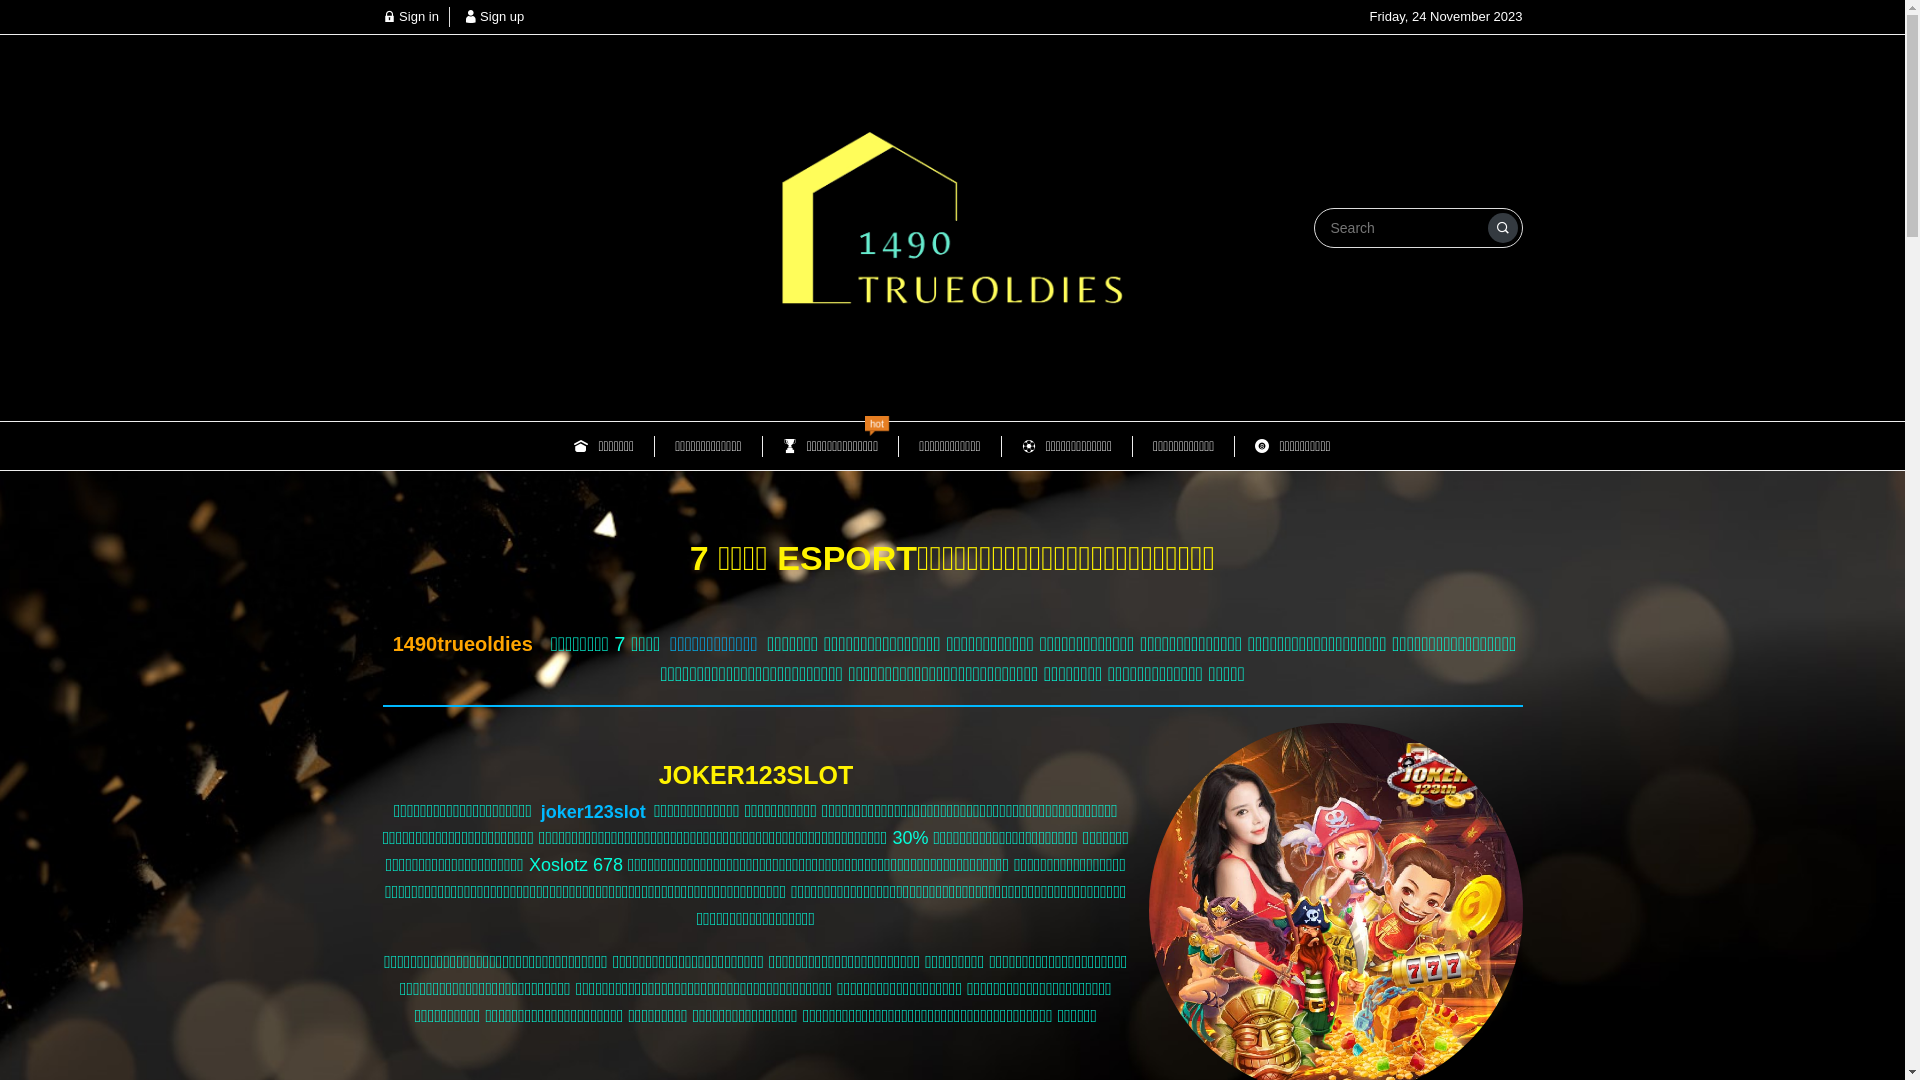  What do you see at coordinates (592, 811) in the screenshot?
I see `'joker123slot'` at bounding box center [592, 811].